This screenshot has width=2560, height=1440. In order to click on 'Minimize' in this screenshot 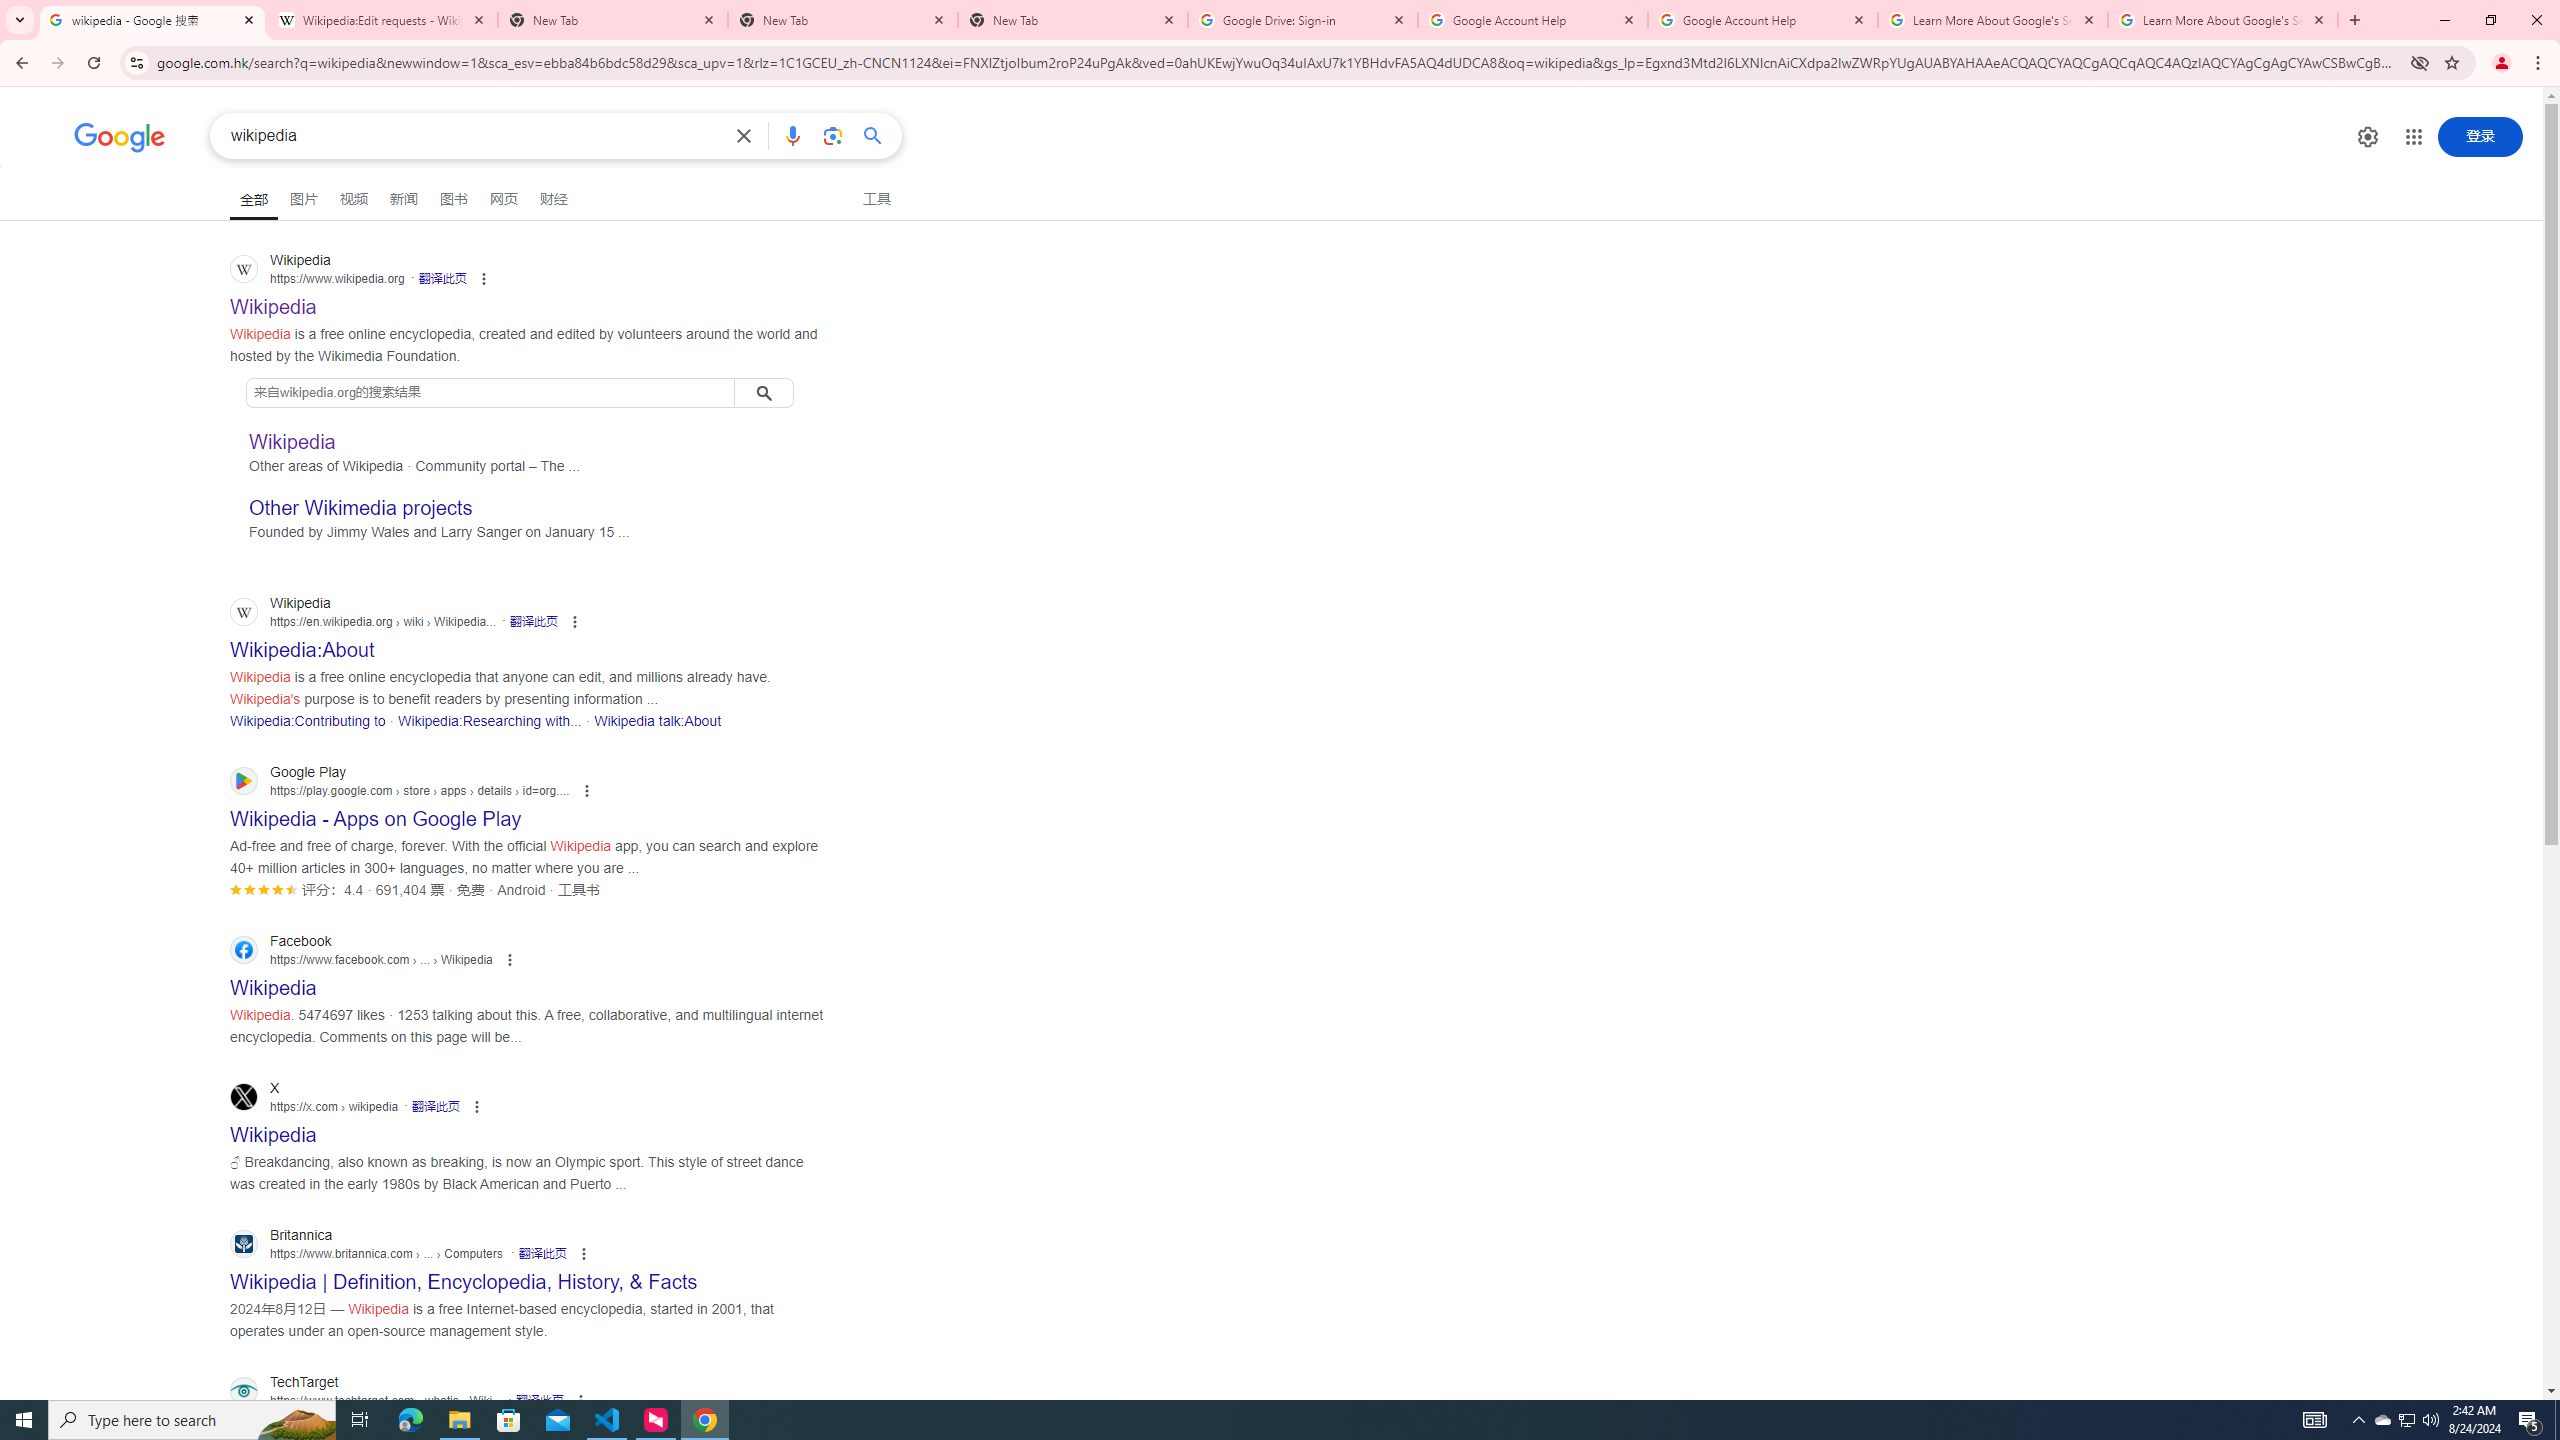, I will do `click(2443, 19)`.